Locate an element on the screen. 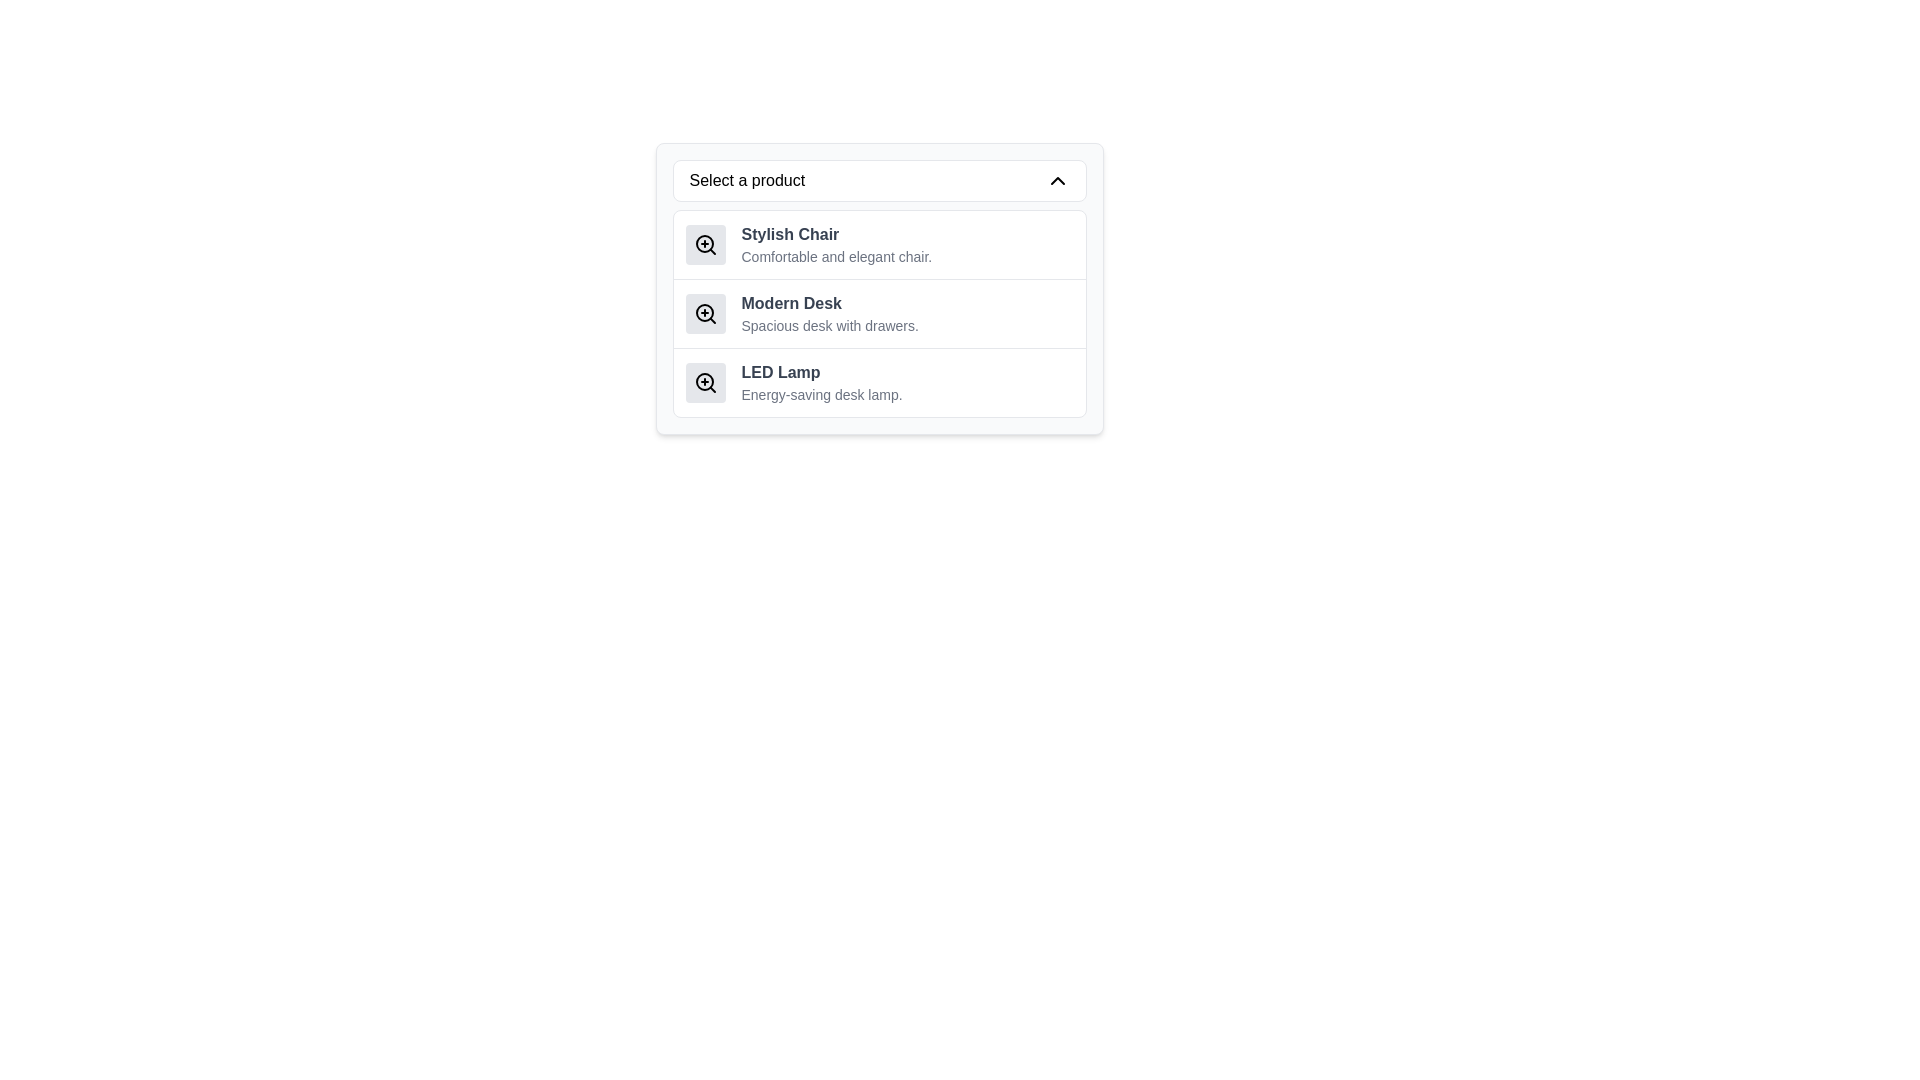 The height and width of the screenshot is (1080, 1920). the text label for the product item in the dropdown menu titled 'Select a product', which is positioned above the item description 'Spacious desk with drawers' is located at coordinates (830, 304).